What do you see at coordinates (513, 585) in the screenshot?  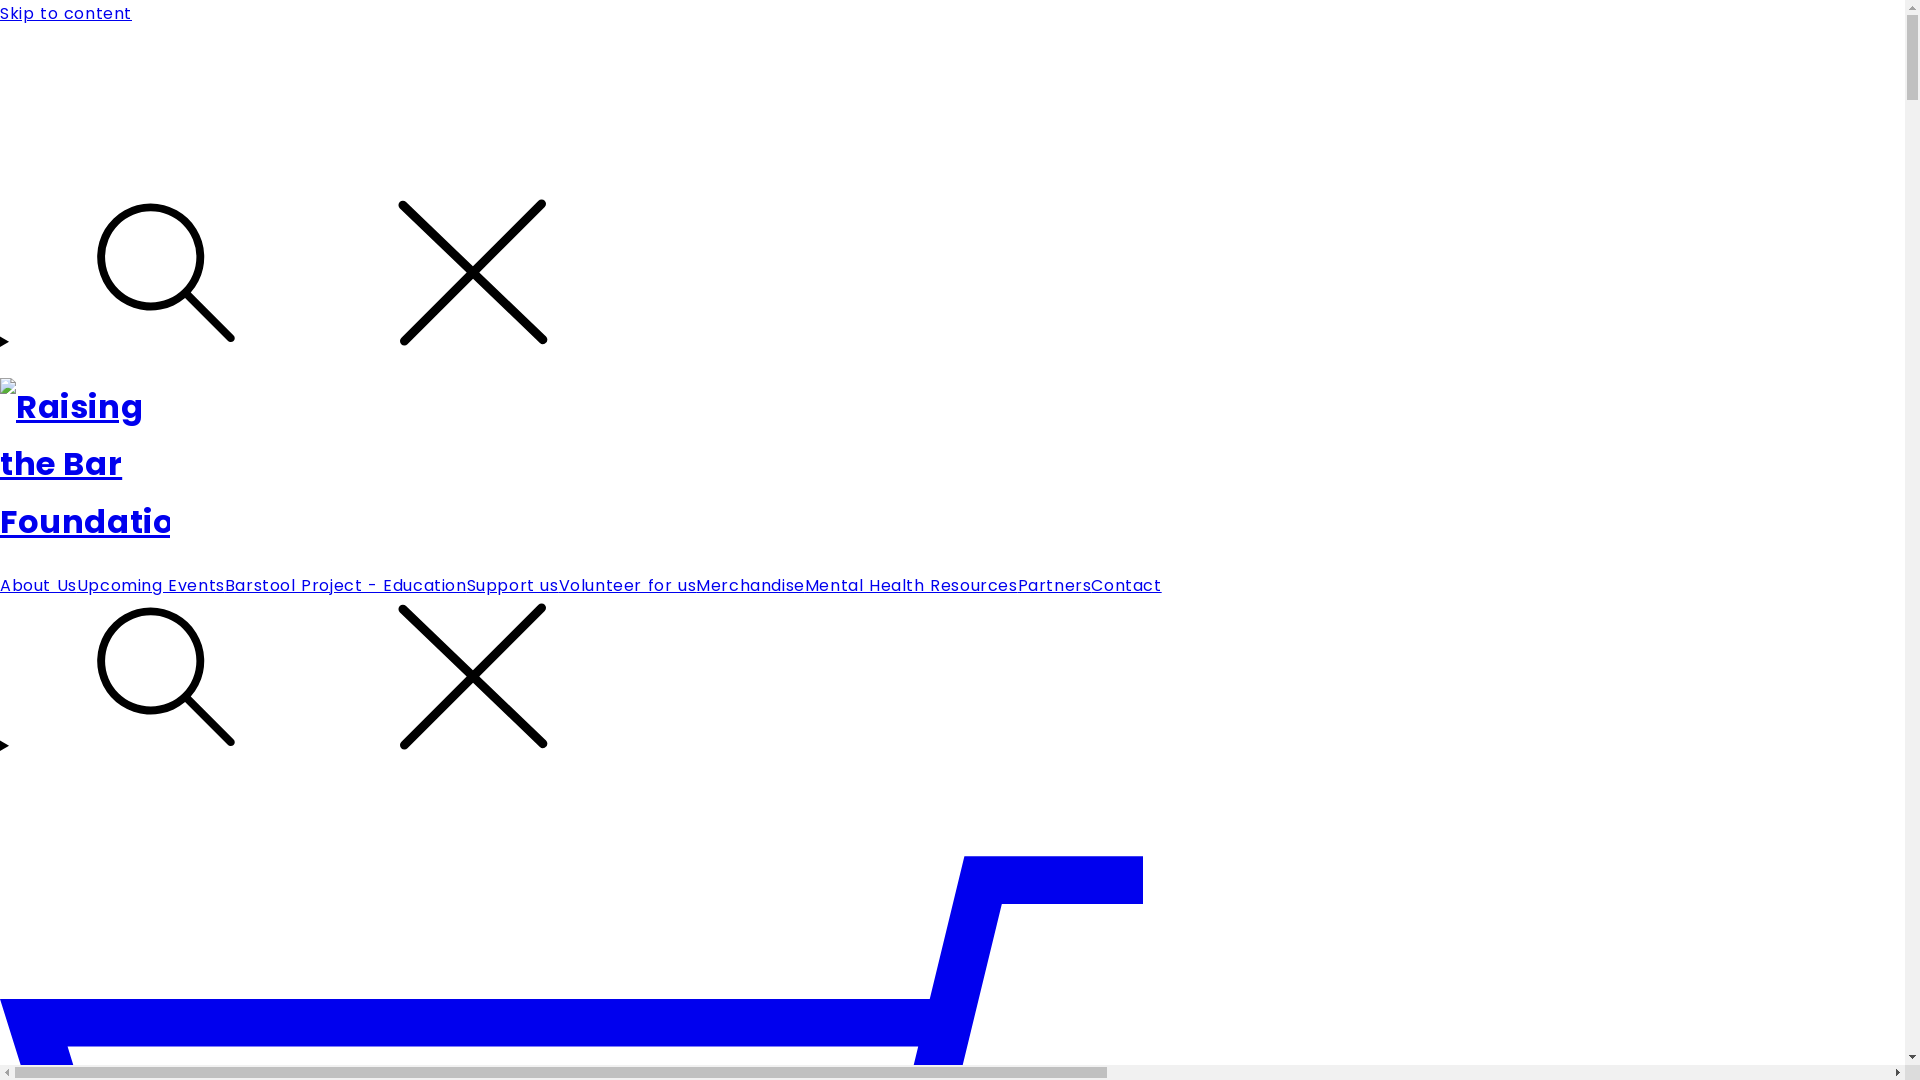 I see `'Support us'` at bounding box center [513, 585].